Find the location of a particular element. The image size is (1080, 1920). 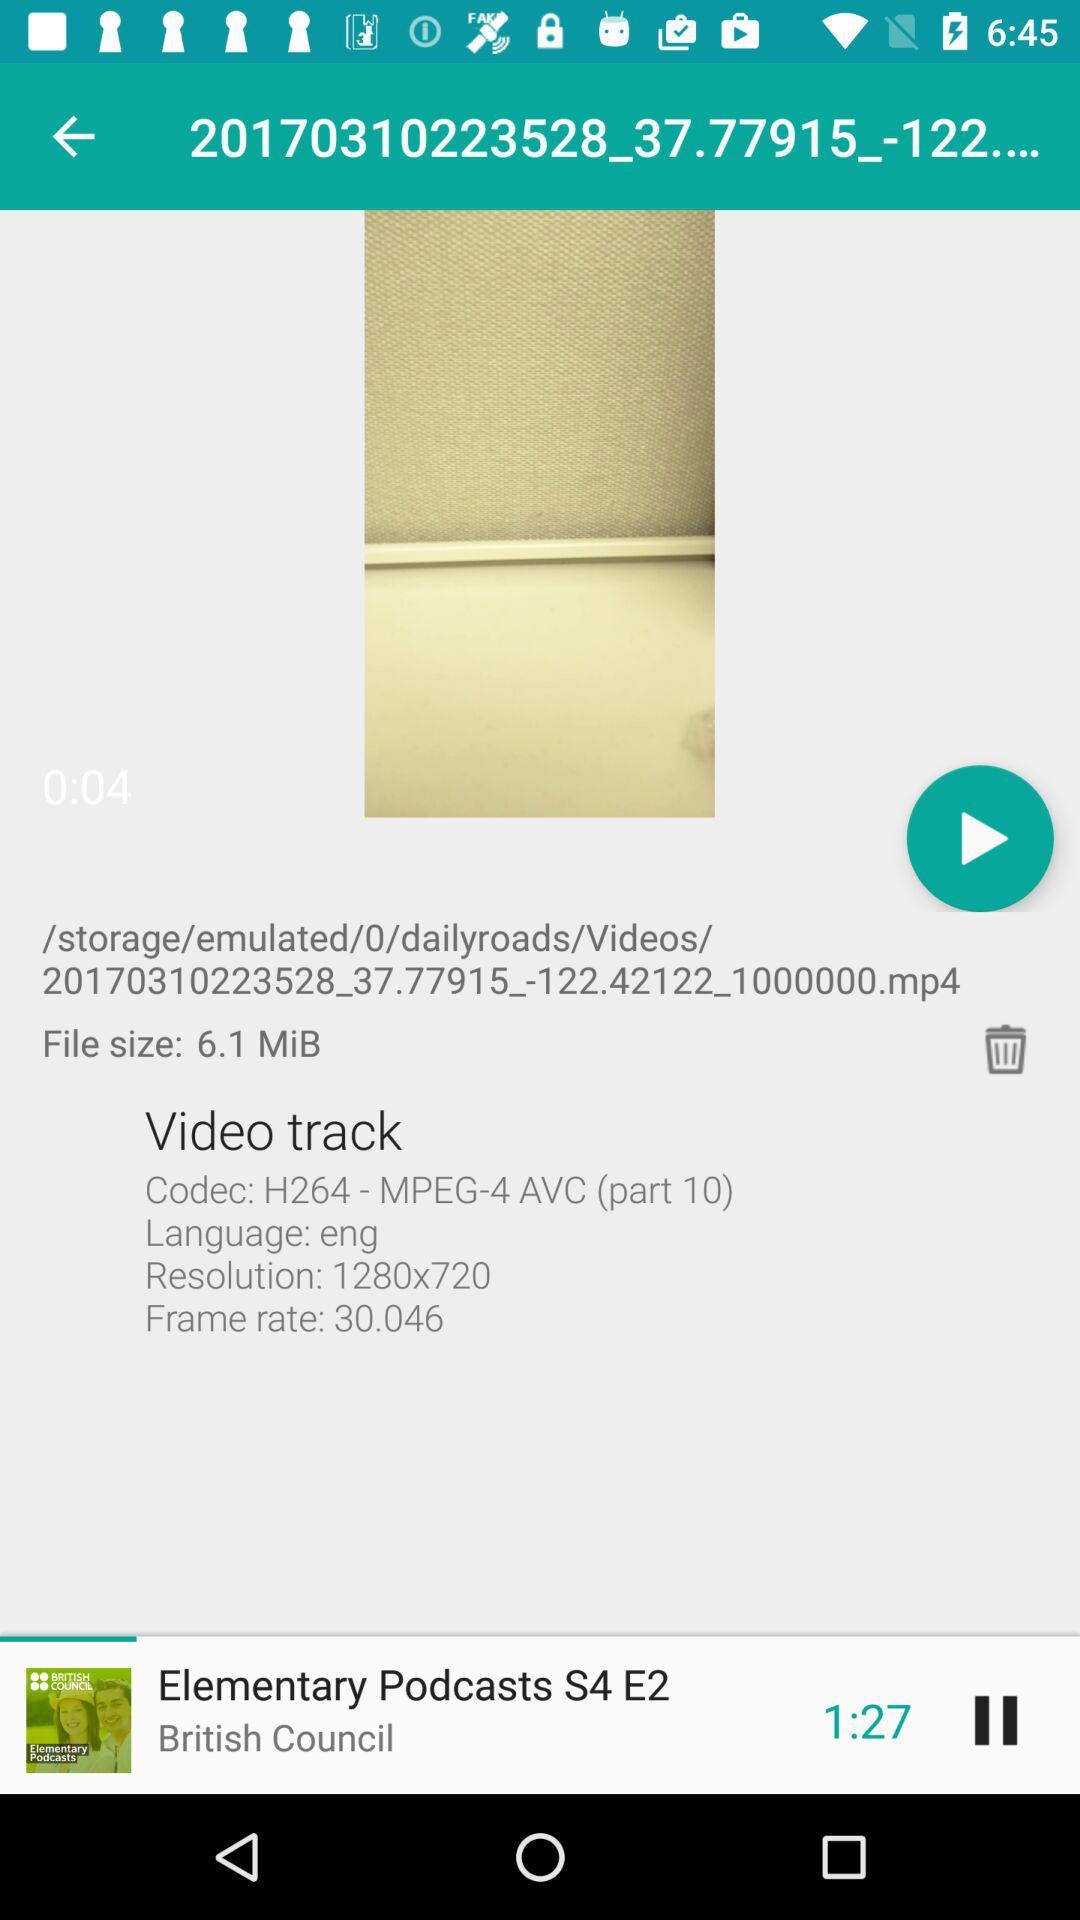

the delete icon is located at coordinates (1006, 1048).